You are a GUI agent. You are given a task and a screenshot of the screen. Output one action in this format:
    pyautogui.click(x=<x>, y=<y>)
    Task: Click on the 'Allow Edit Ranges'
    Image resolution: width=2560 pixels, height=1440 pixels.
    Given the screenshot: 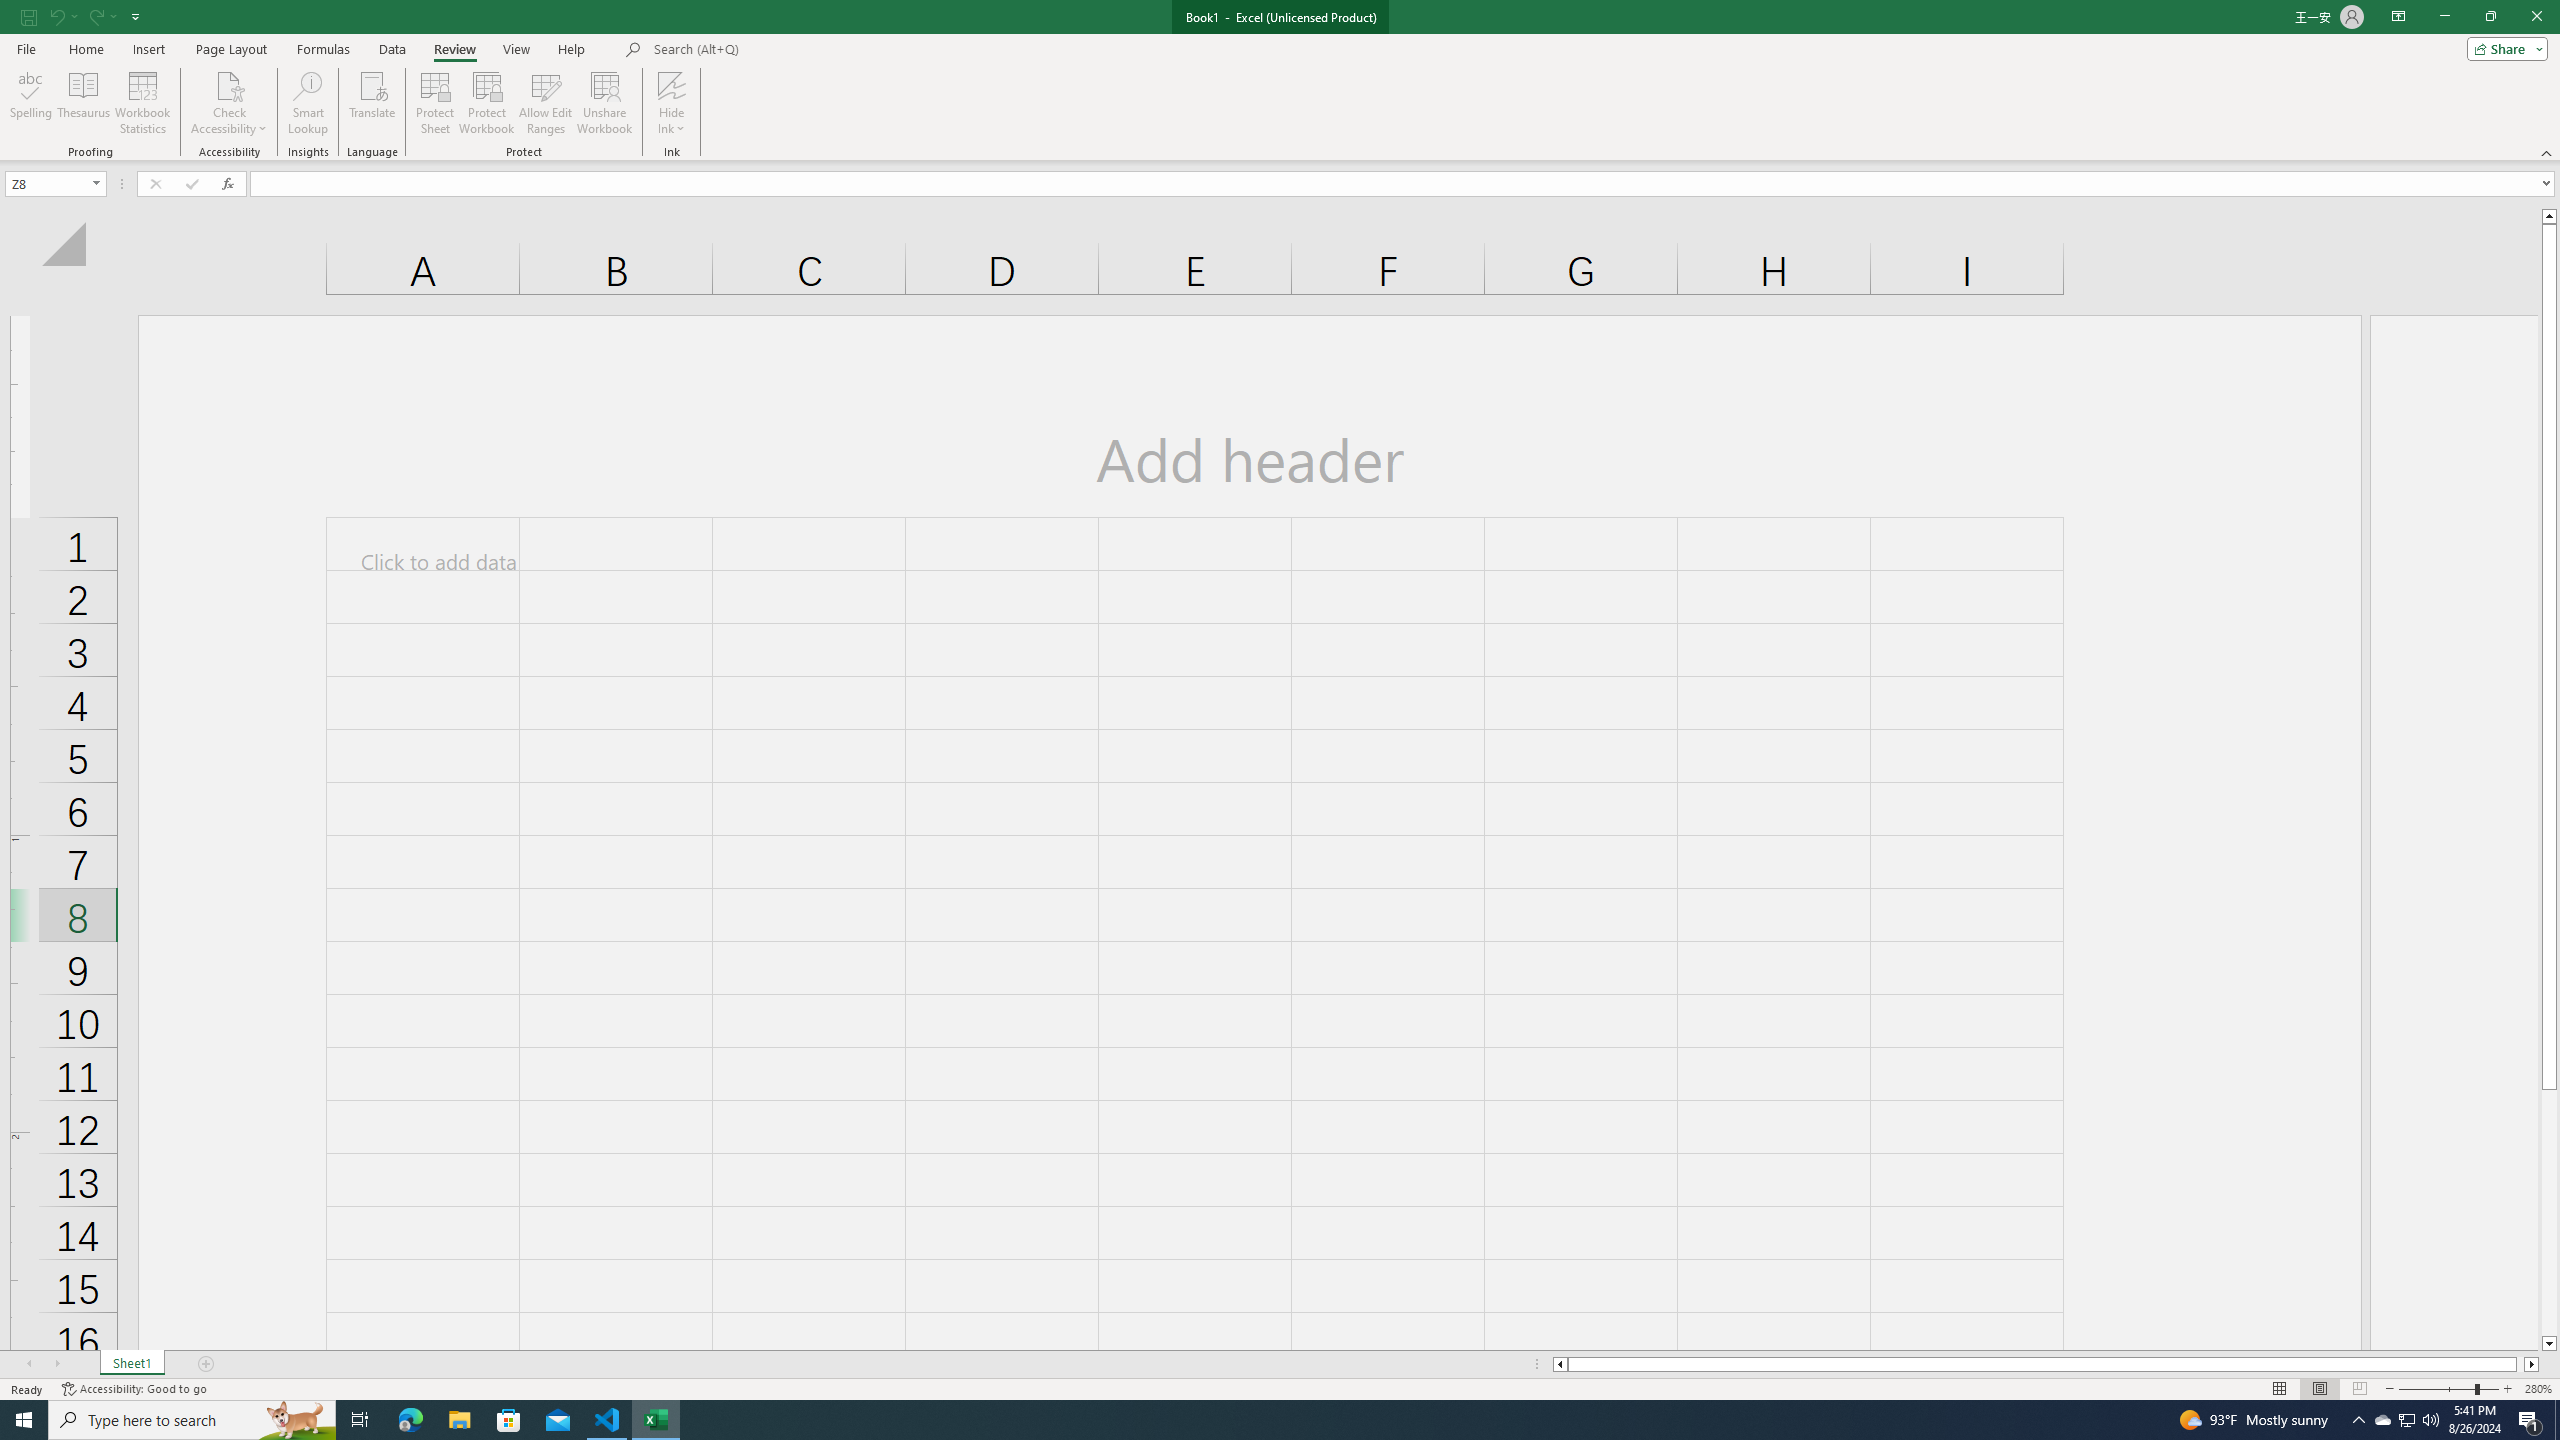 What is the action you would take?
    pyautogui.click(x=546, y=103)
    